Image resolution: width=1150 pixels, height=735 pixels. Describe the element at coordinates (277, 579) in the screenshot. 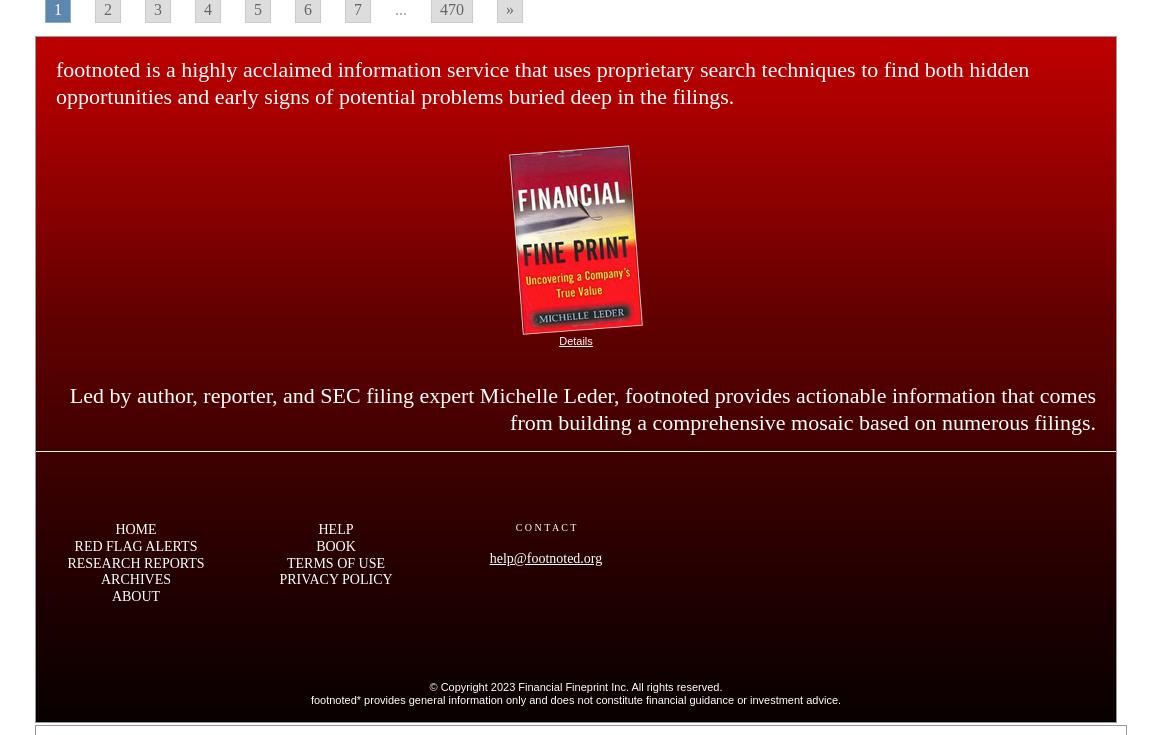

I see `'PRIVACY POLICY'` at that location.